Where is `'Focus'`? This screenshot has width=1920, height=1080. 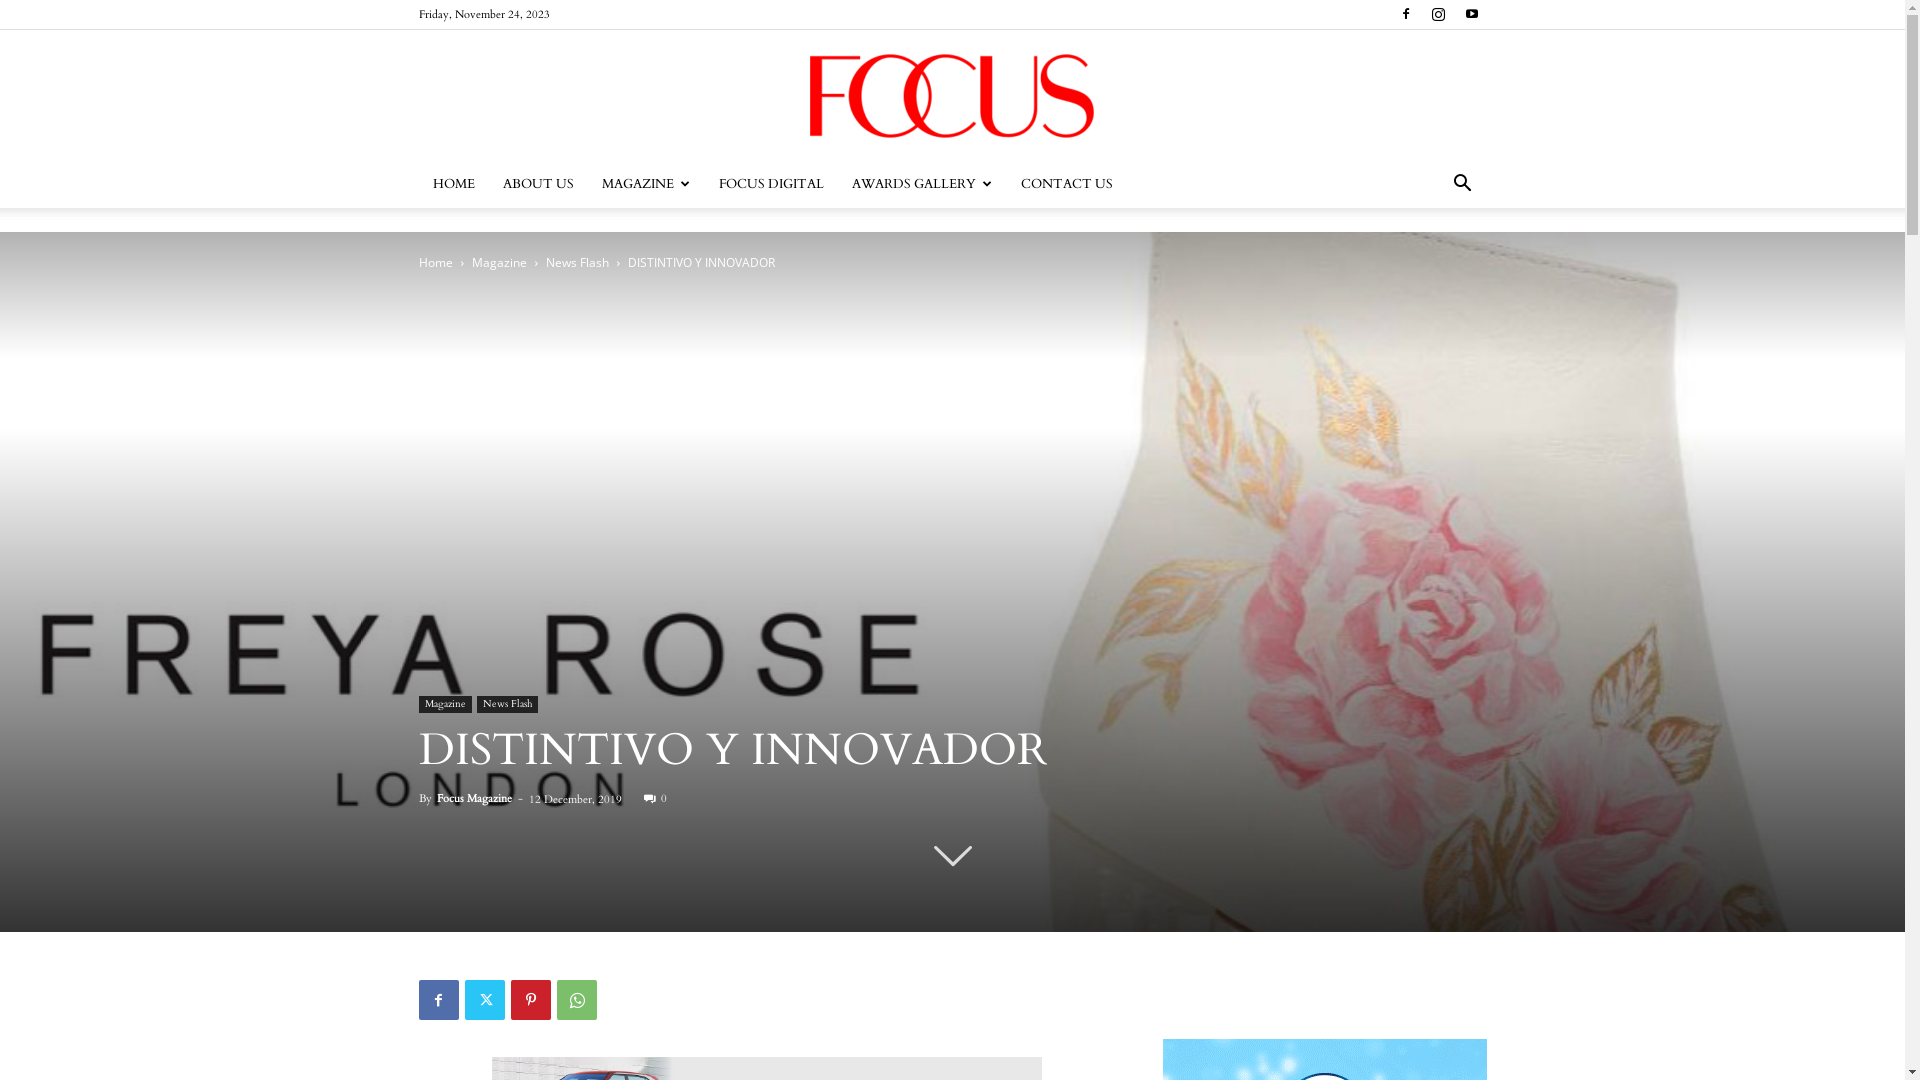 'Focus' is located at coordinates (950, 96).